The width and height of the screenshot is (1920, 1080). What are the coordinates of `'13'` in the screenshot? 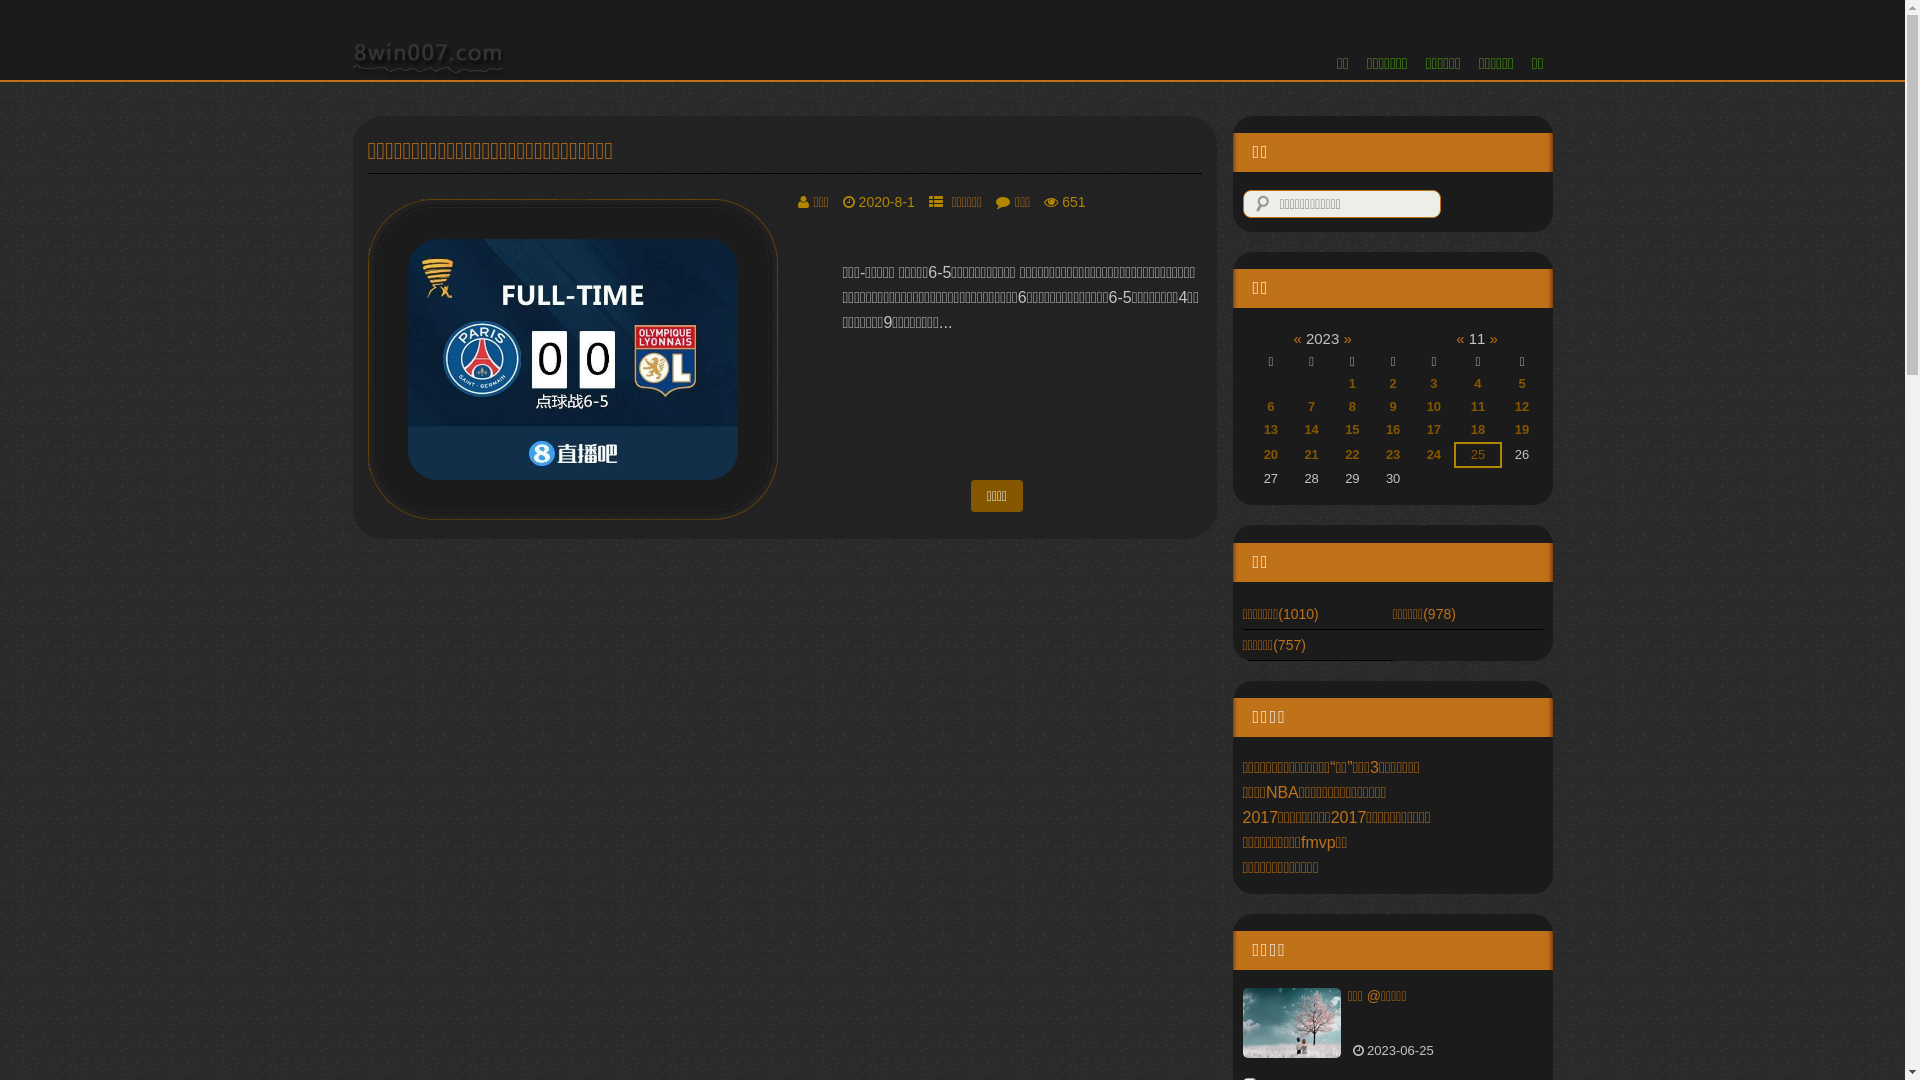 It's located at (1262, 428).